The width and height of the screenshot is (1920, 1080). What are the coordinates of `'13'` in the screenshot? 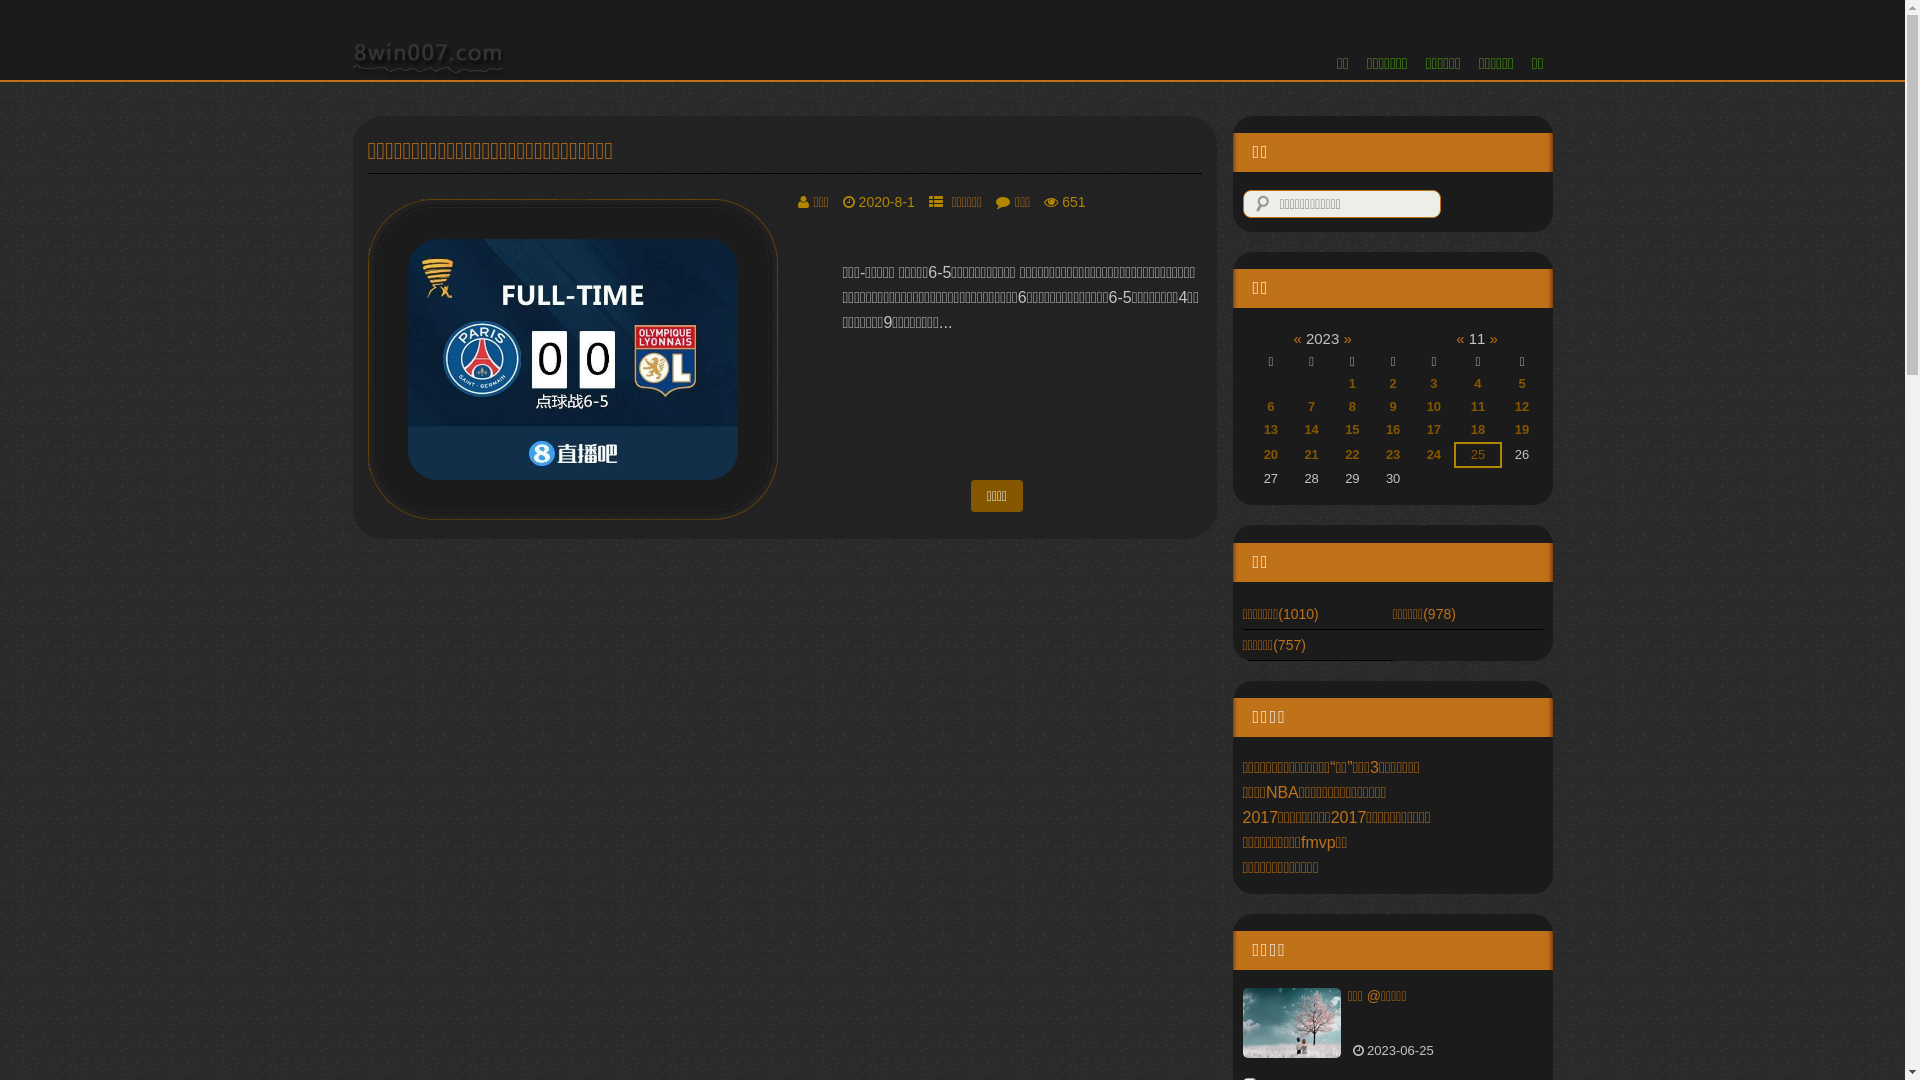 It's located at (1262, 428).